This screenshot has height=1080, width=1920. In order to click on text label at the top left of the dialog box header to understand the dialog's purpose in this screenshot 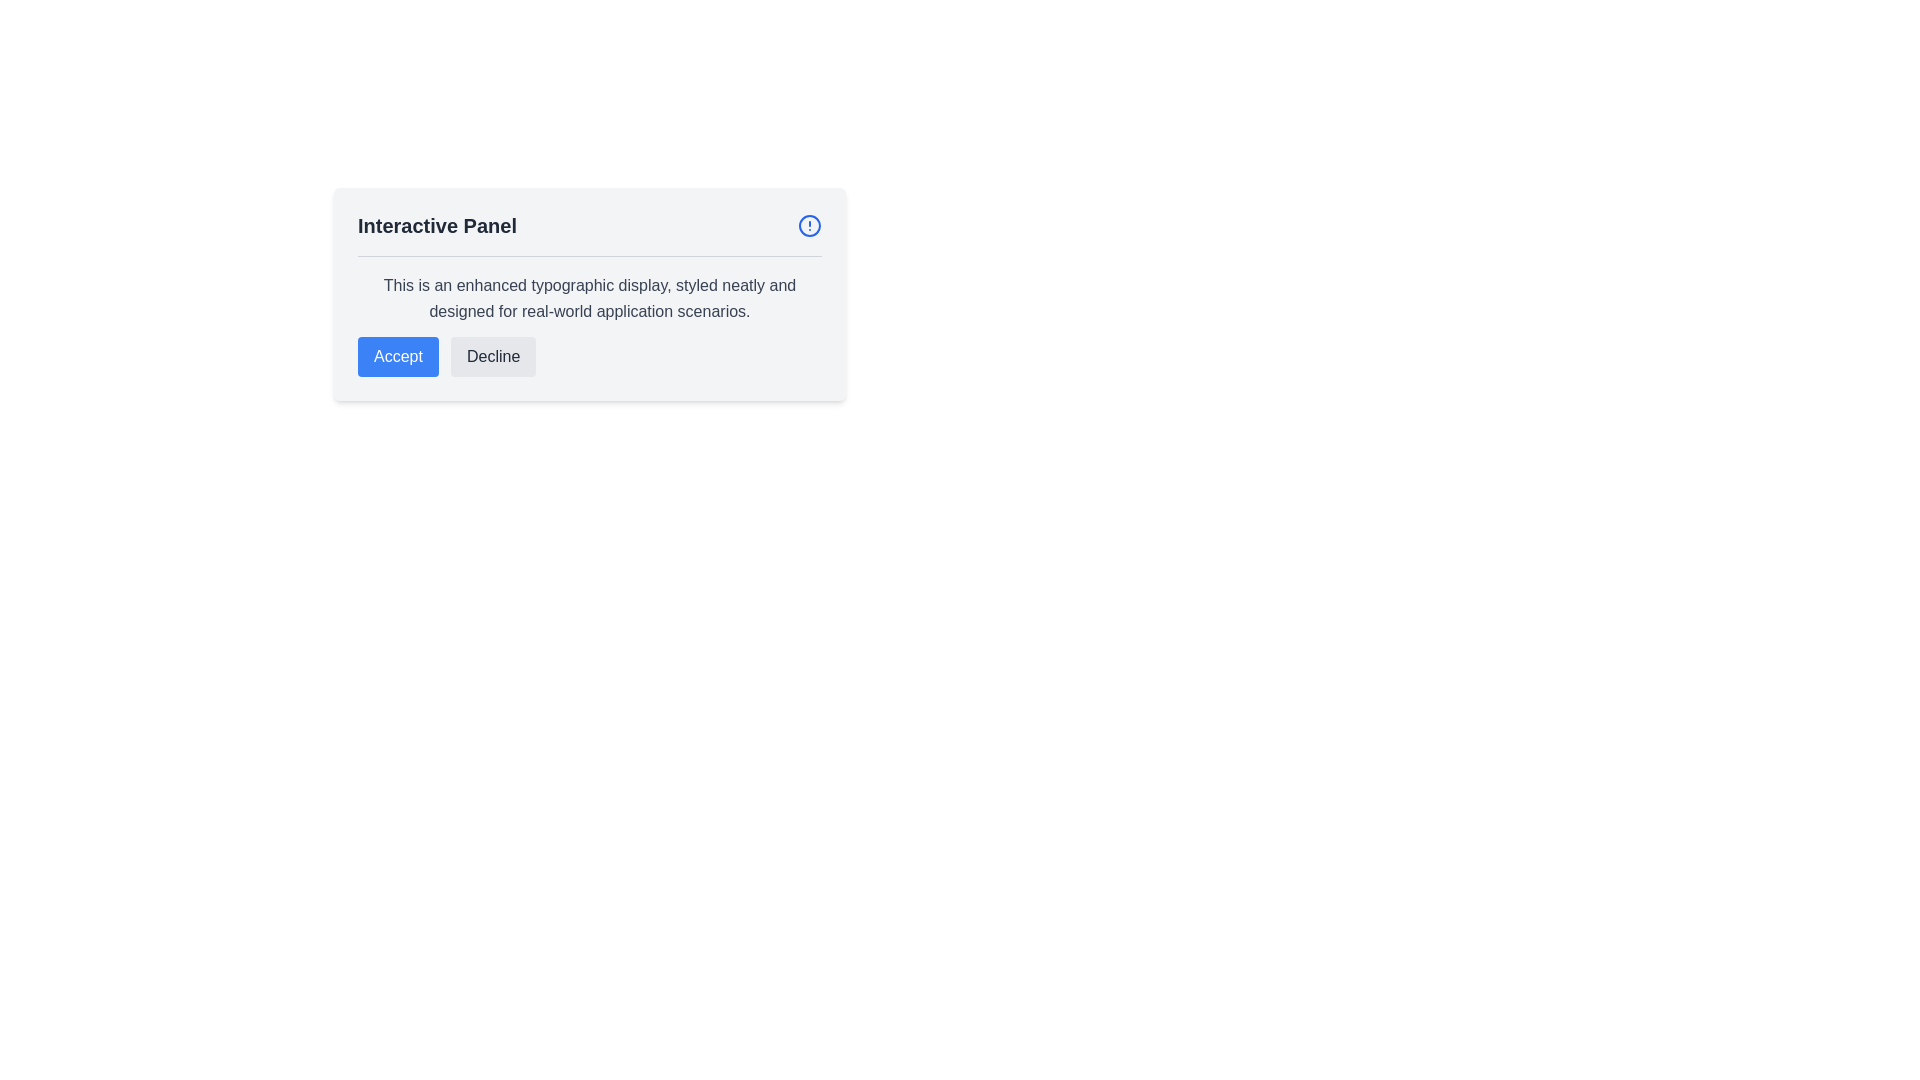, I will do `click(436, 225)`.